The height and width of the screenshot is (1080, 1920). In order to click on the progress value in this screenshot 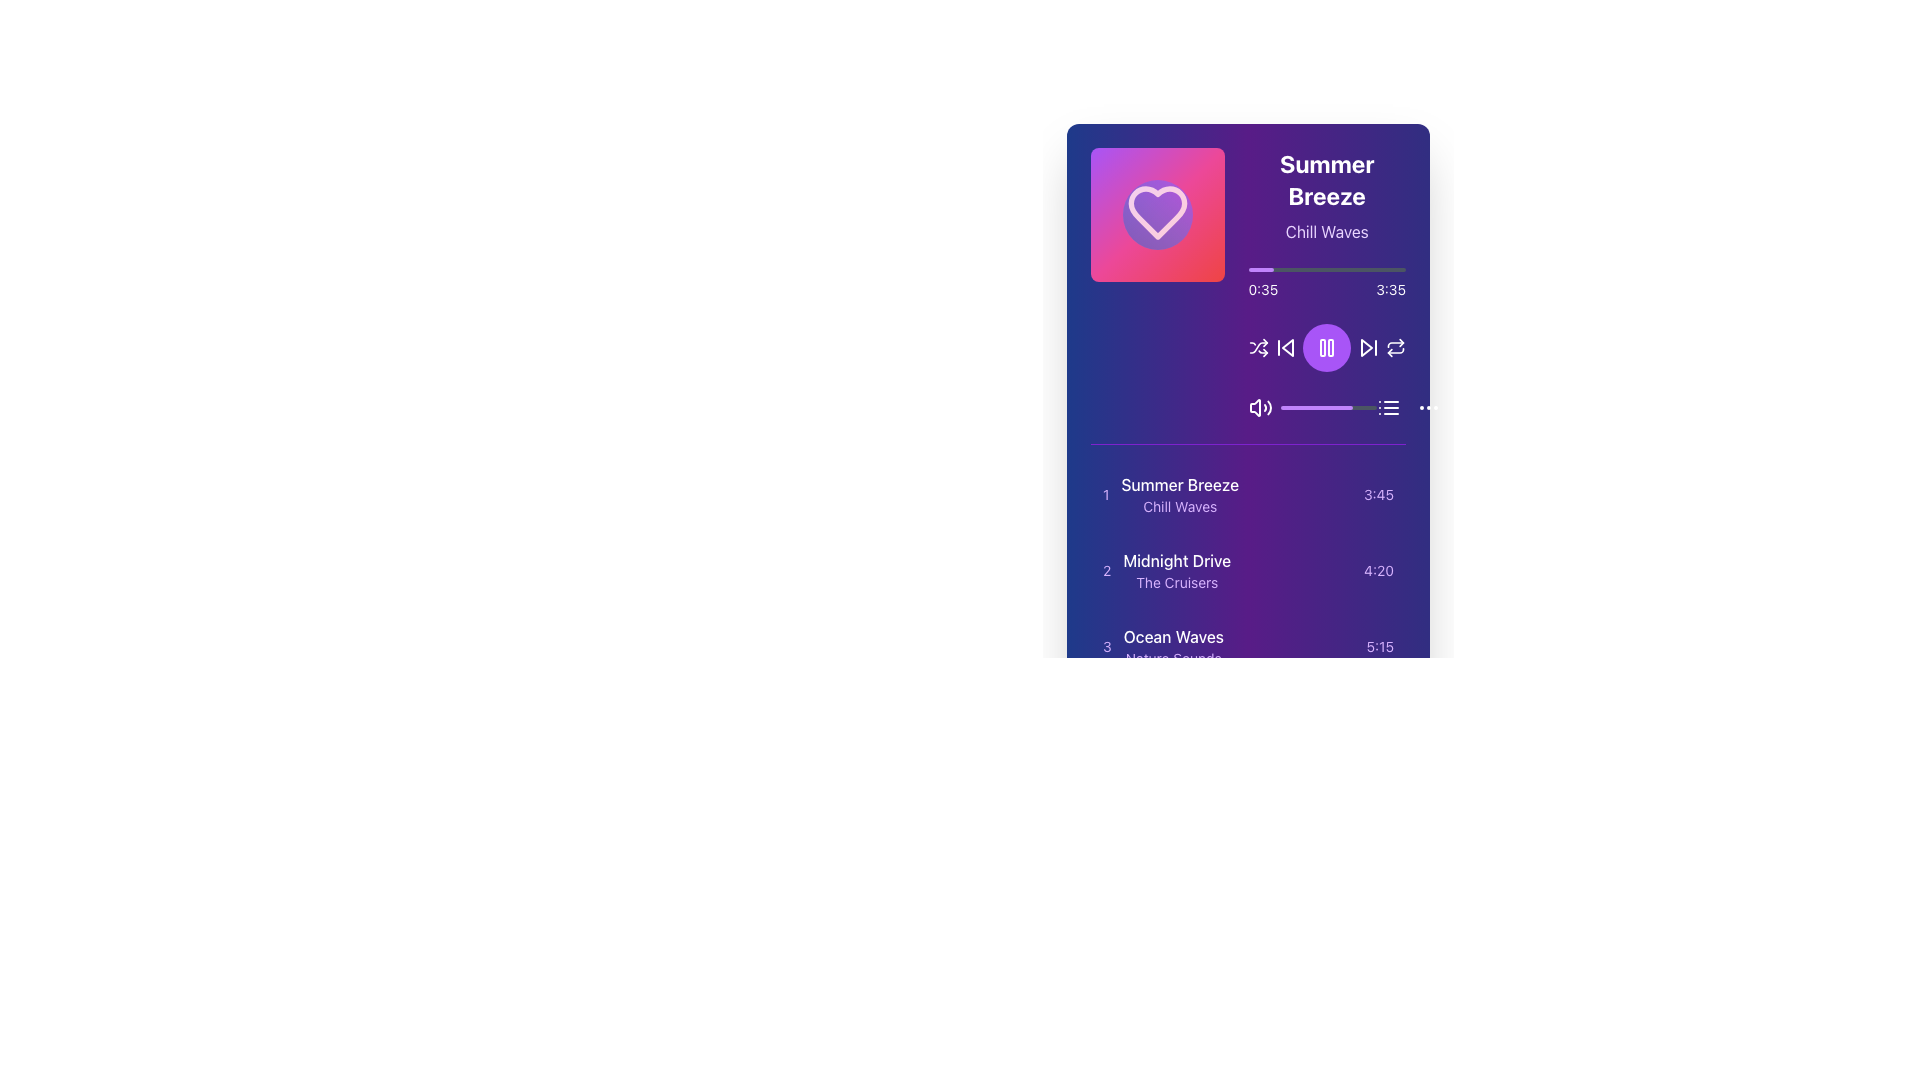, I will do `click(1294, 407)`.